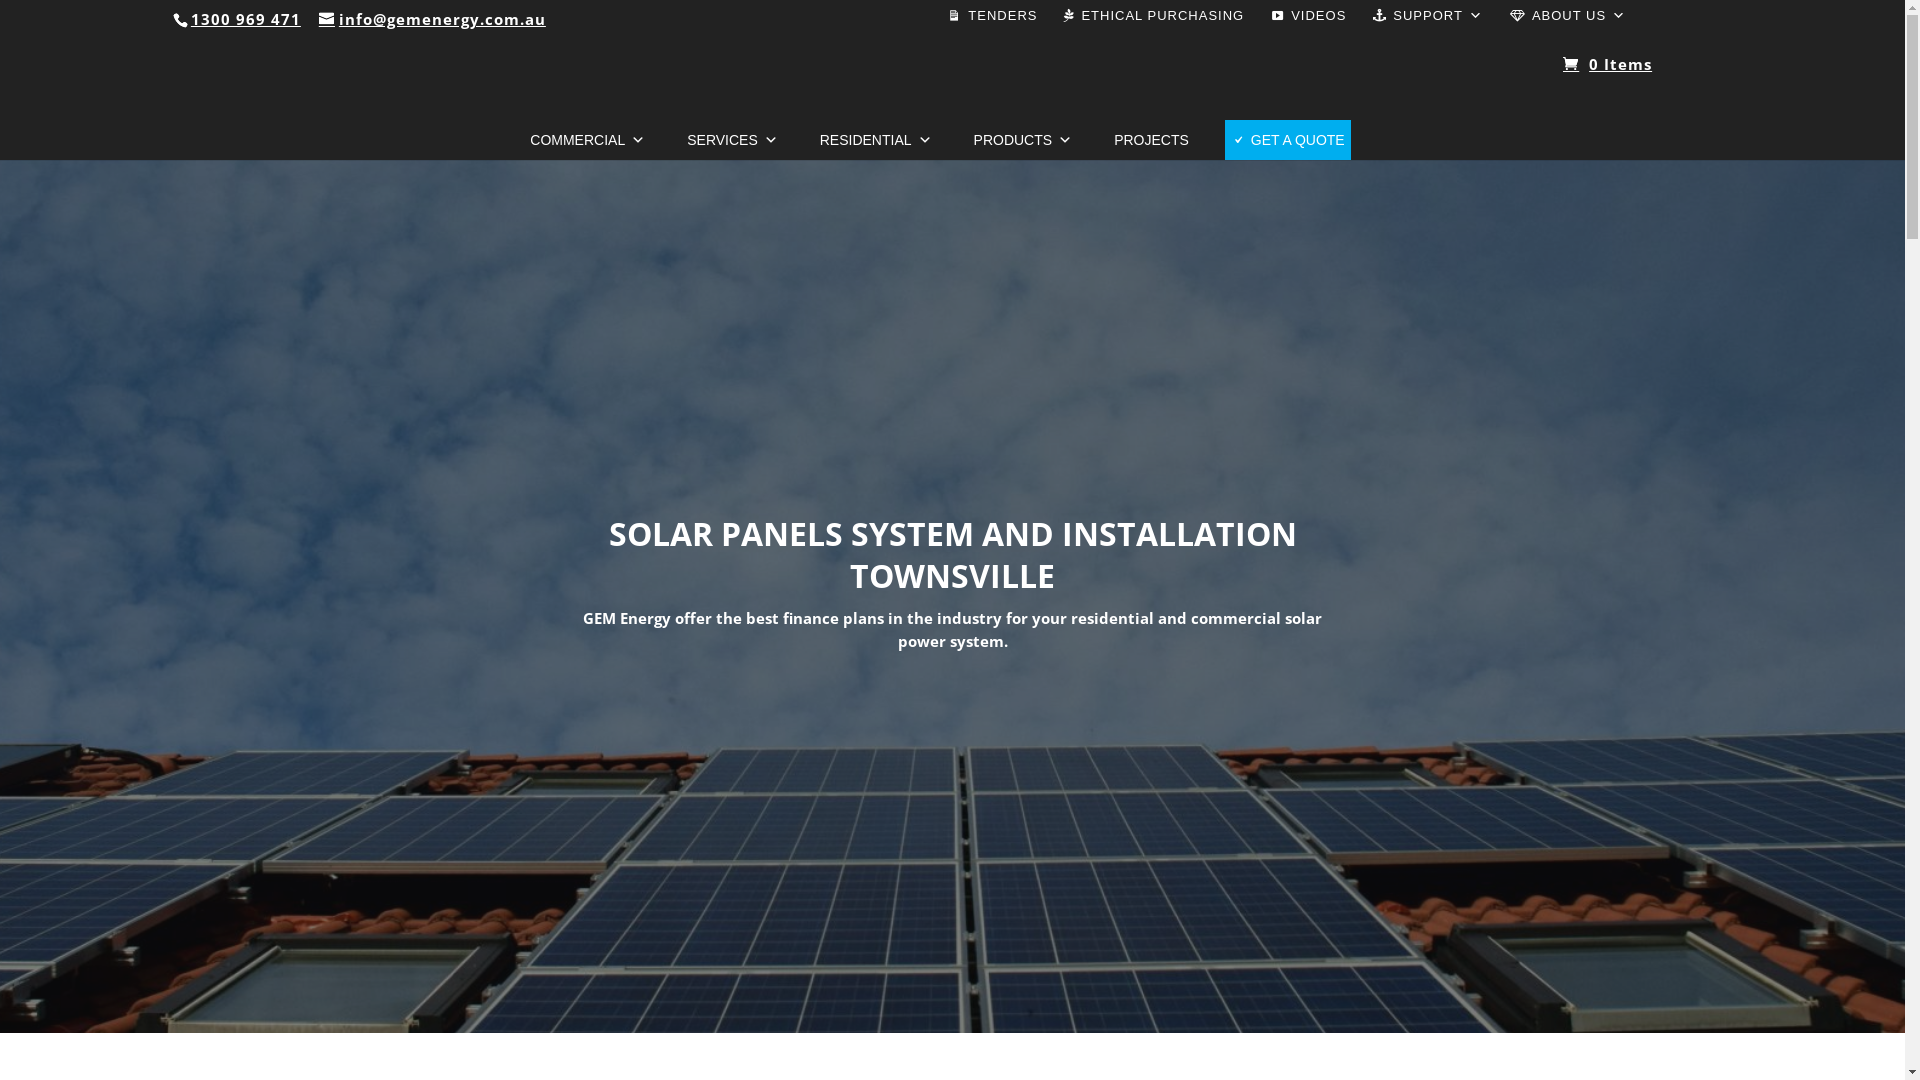 The image size is (1920, 1080). What do you see at coordinates (1607, 53) in the screenshot?
I see `'0 Items'` at bounding box center [1607, 53].